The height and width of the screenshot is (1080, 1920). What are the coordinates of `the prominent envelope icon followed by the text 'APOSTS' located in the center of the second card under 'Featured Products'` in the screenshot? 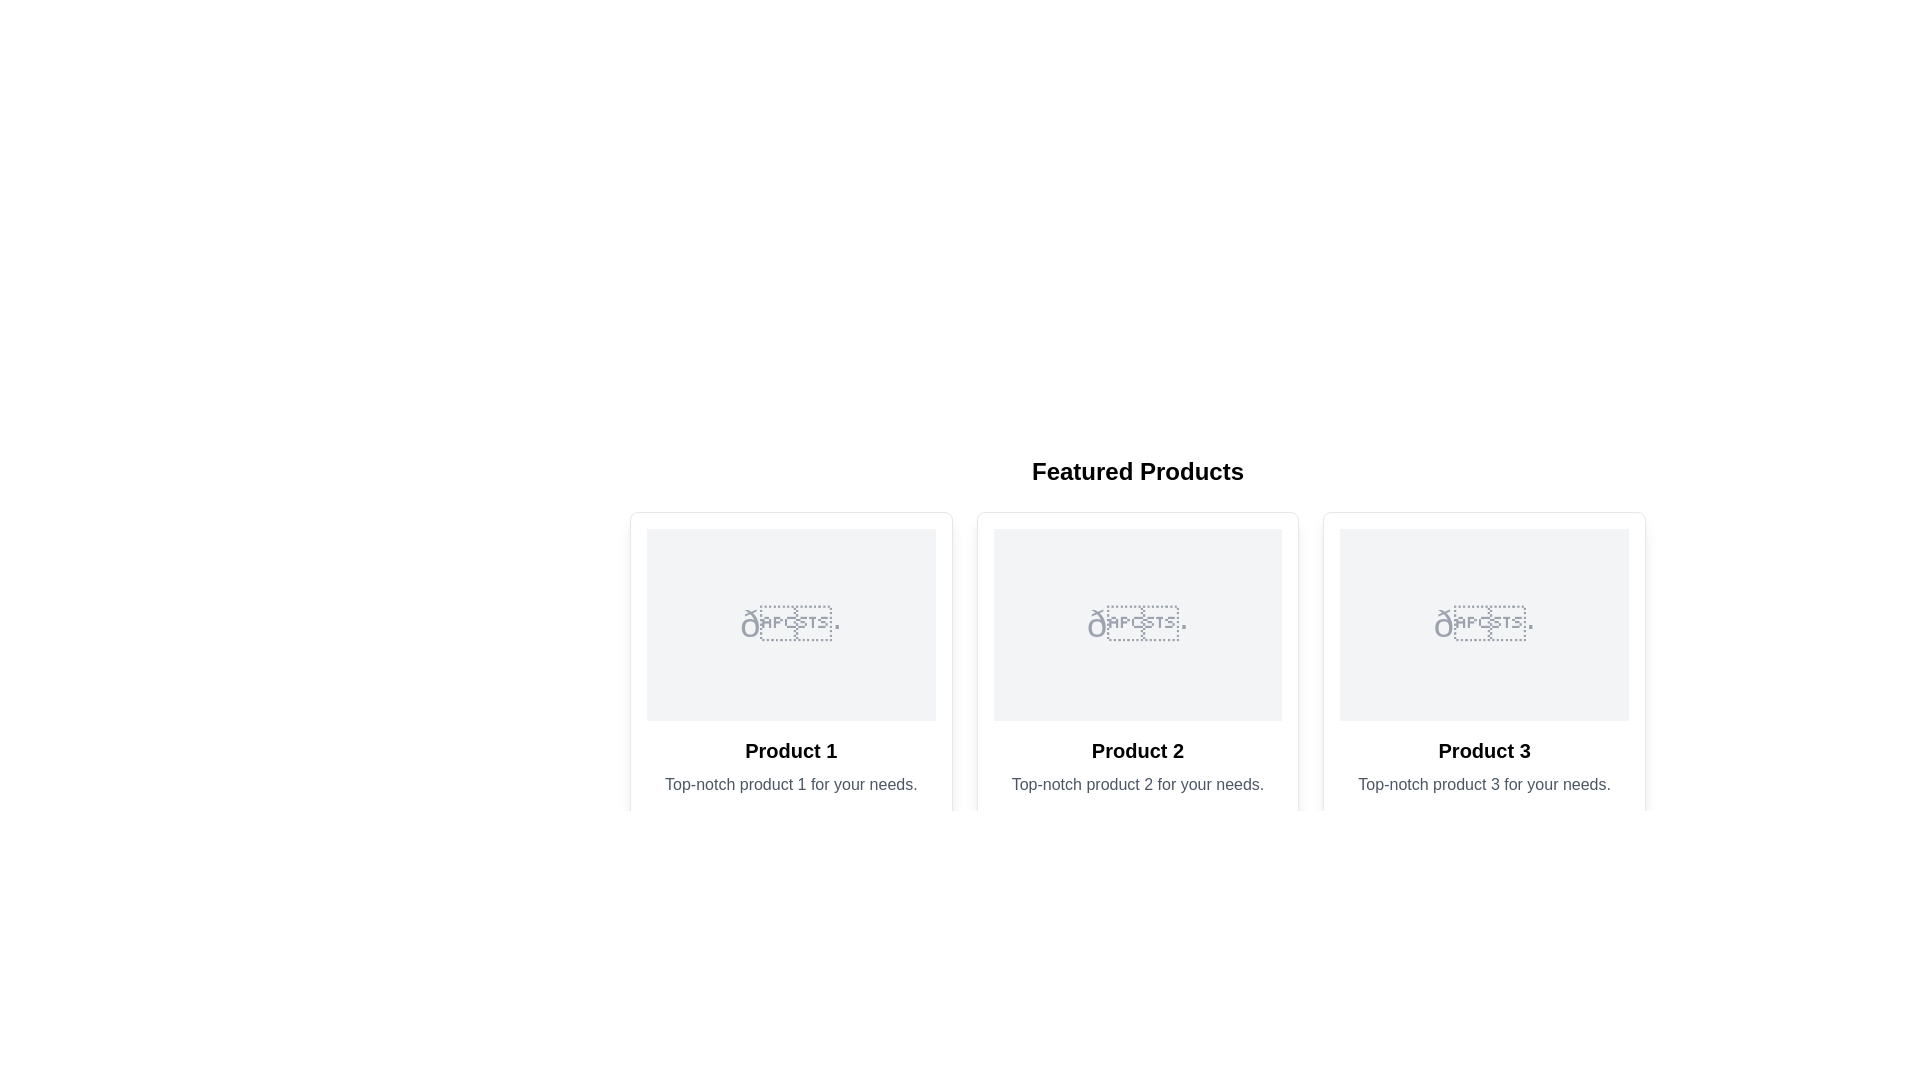 It's located at (1137, 623).